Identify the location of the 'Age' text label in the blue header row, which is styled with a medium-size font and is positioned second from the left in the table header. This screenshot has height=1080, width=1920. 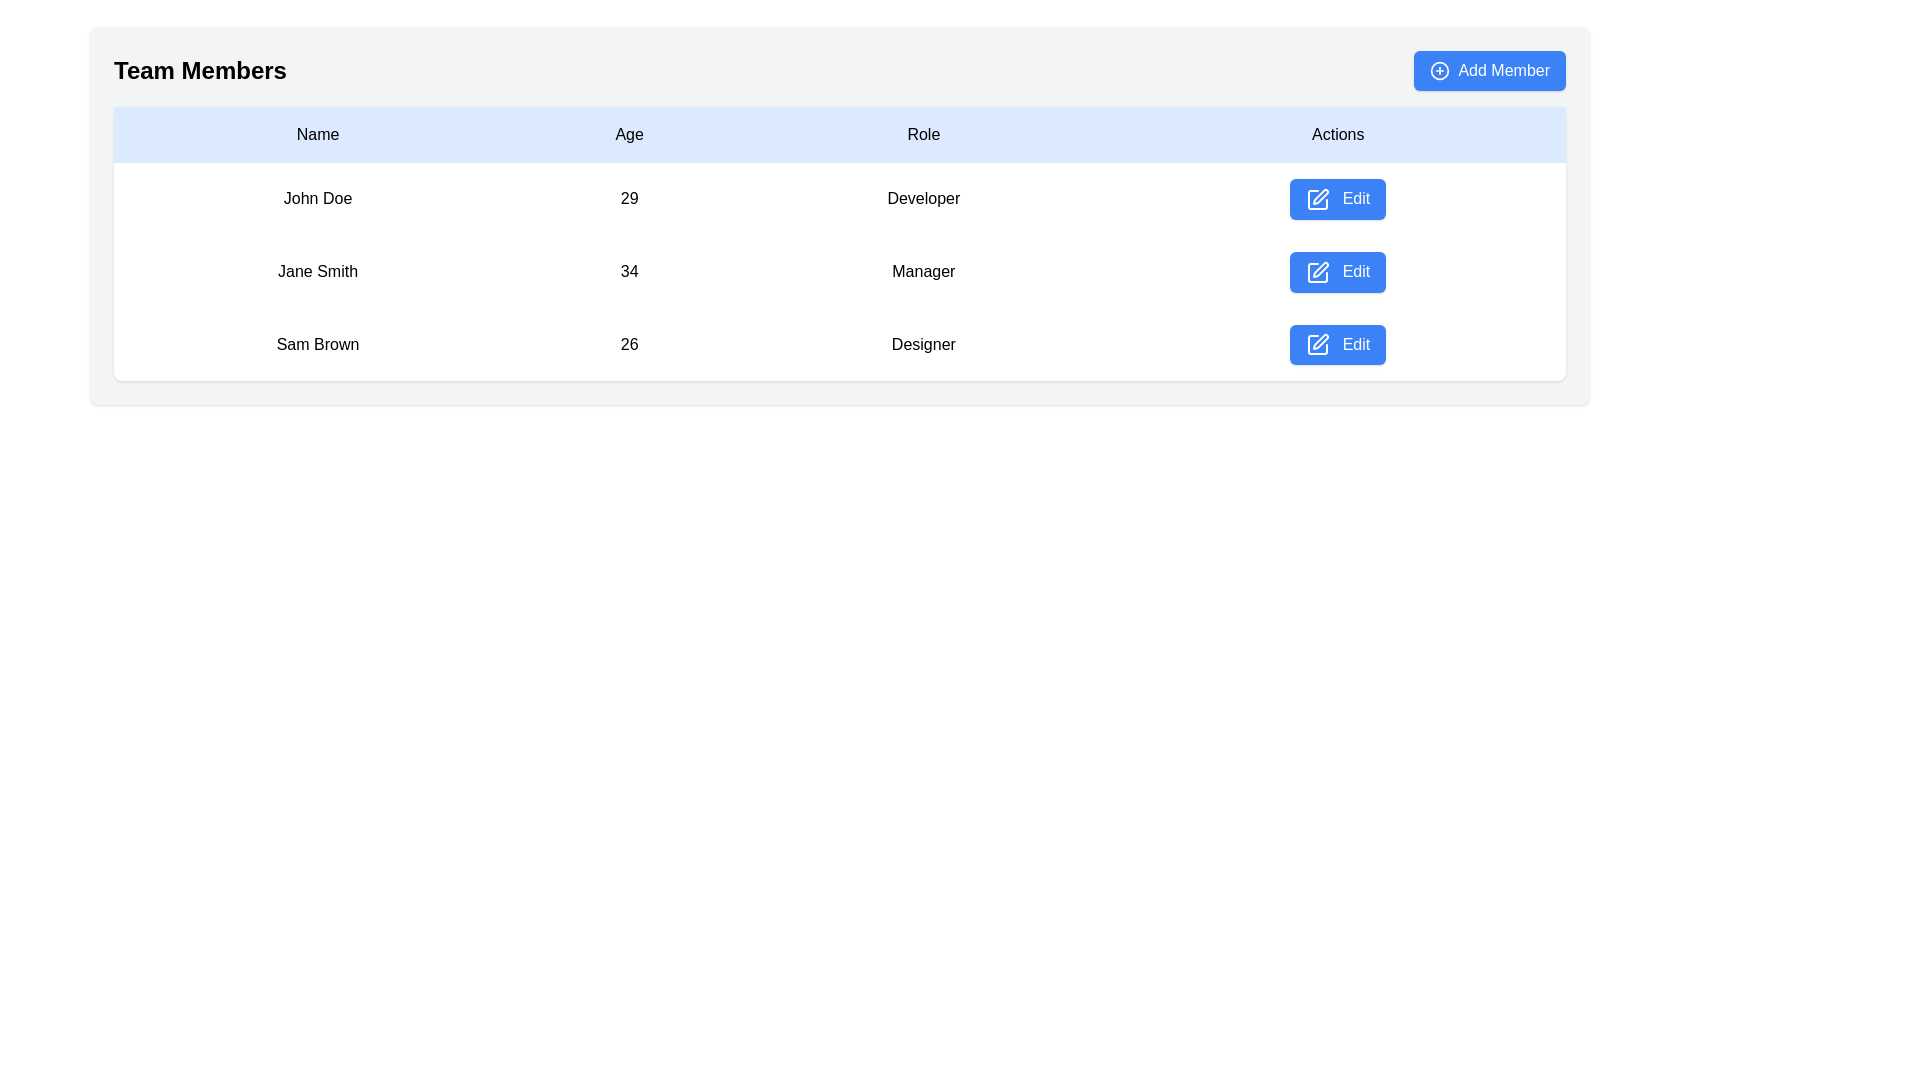
(628, 135).